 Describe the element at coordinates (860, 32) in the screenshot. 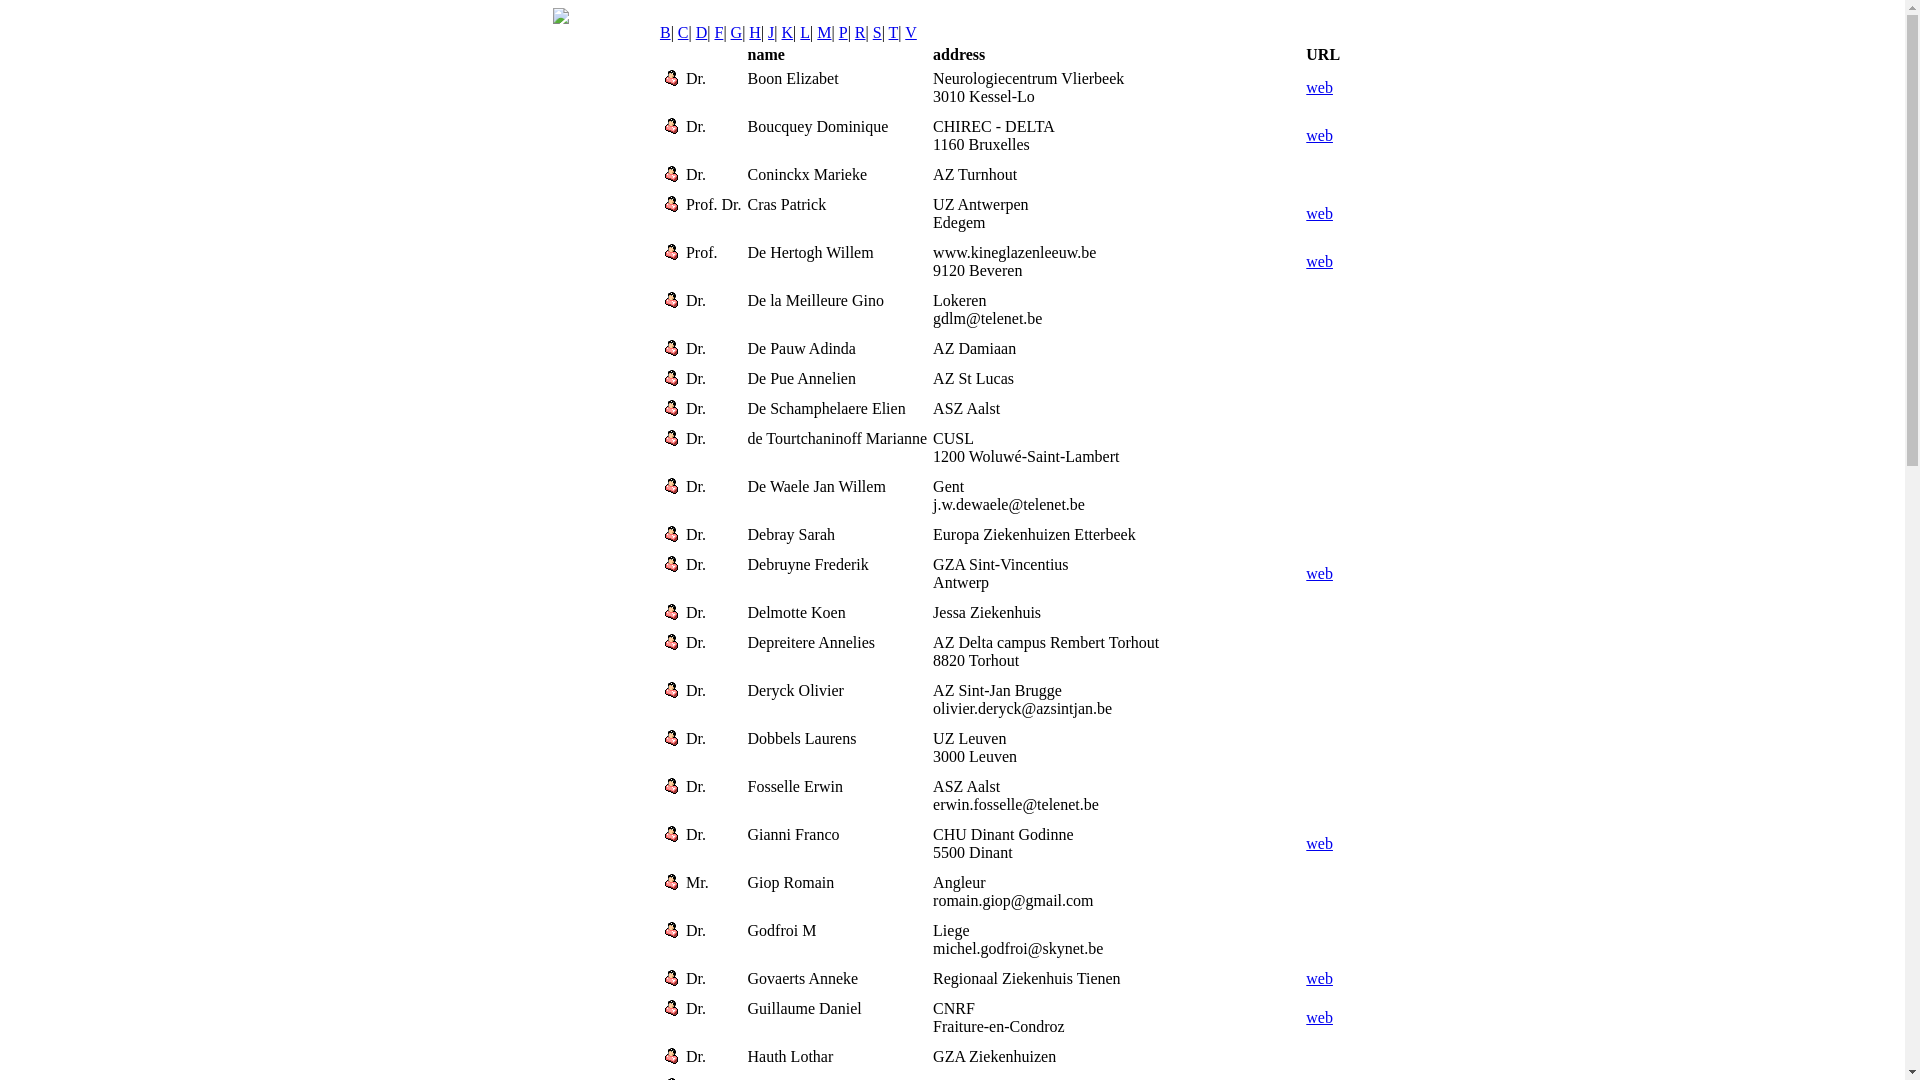

I see `'R'` at that location.